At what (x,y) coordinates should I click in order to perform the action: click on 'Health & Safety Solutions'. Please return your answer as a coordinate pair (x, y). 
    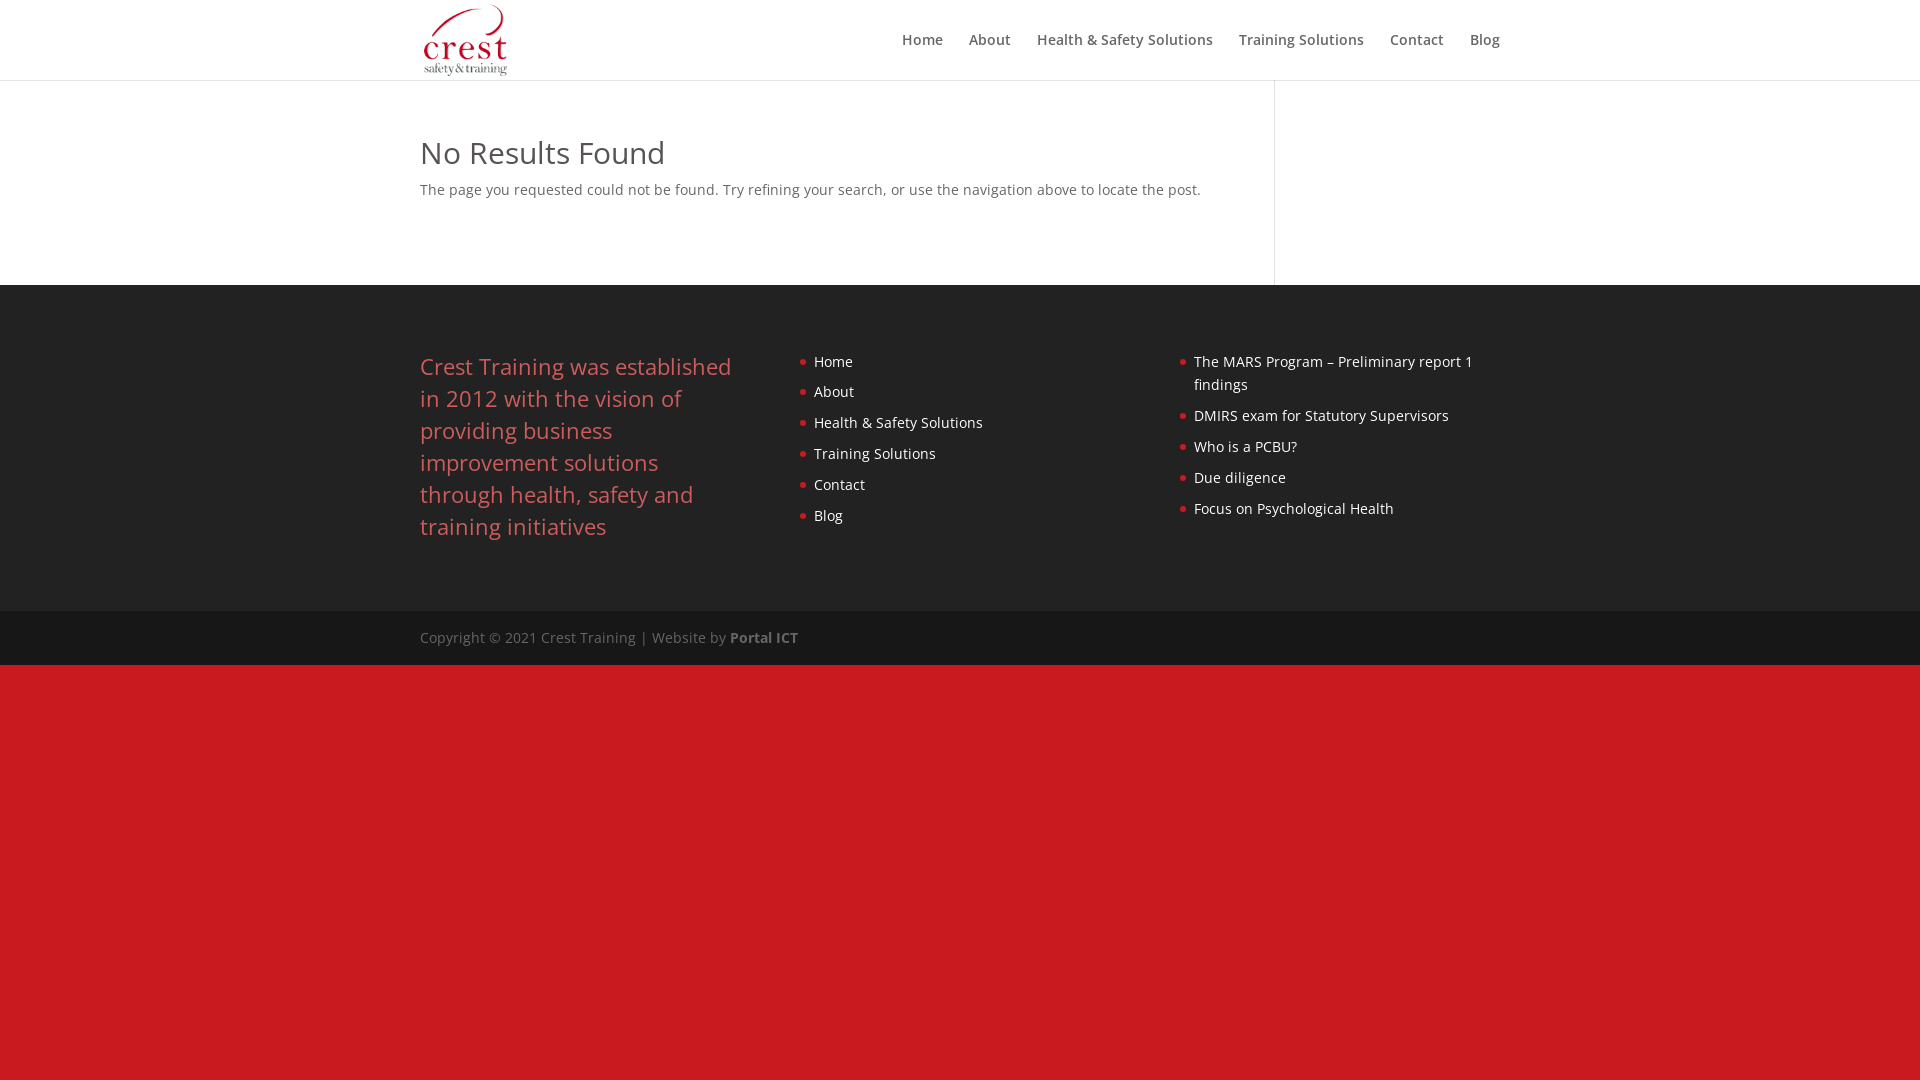
    Looking at the image, I should click on (814, 421).